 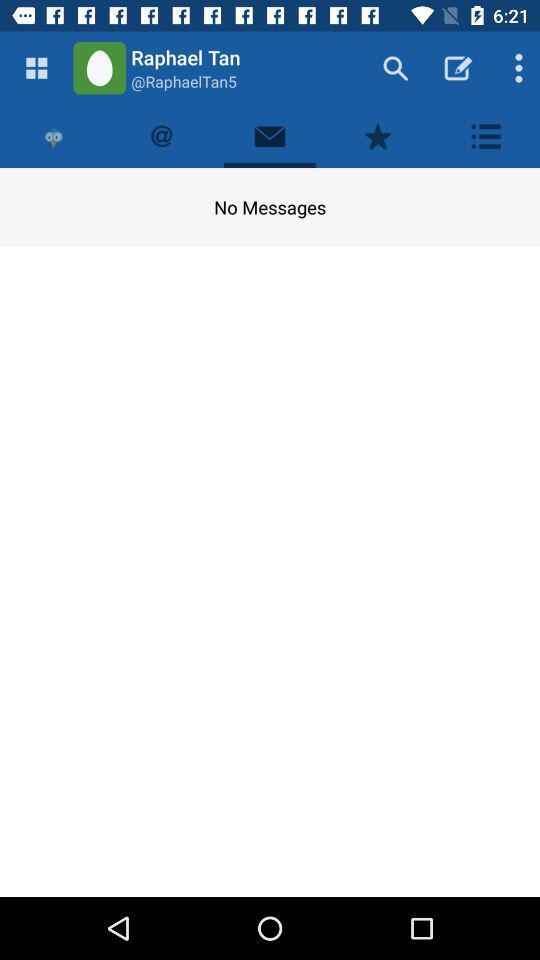 I want to click on your messages, so click(x=270, y=135).